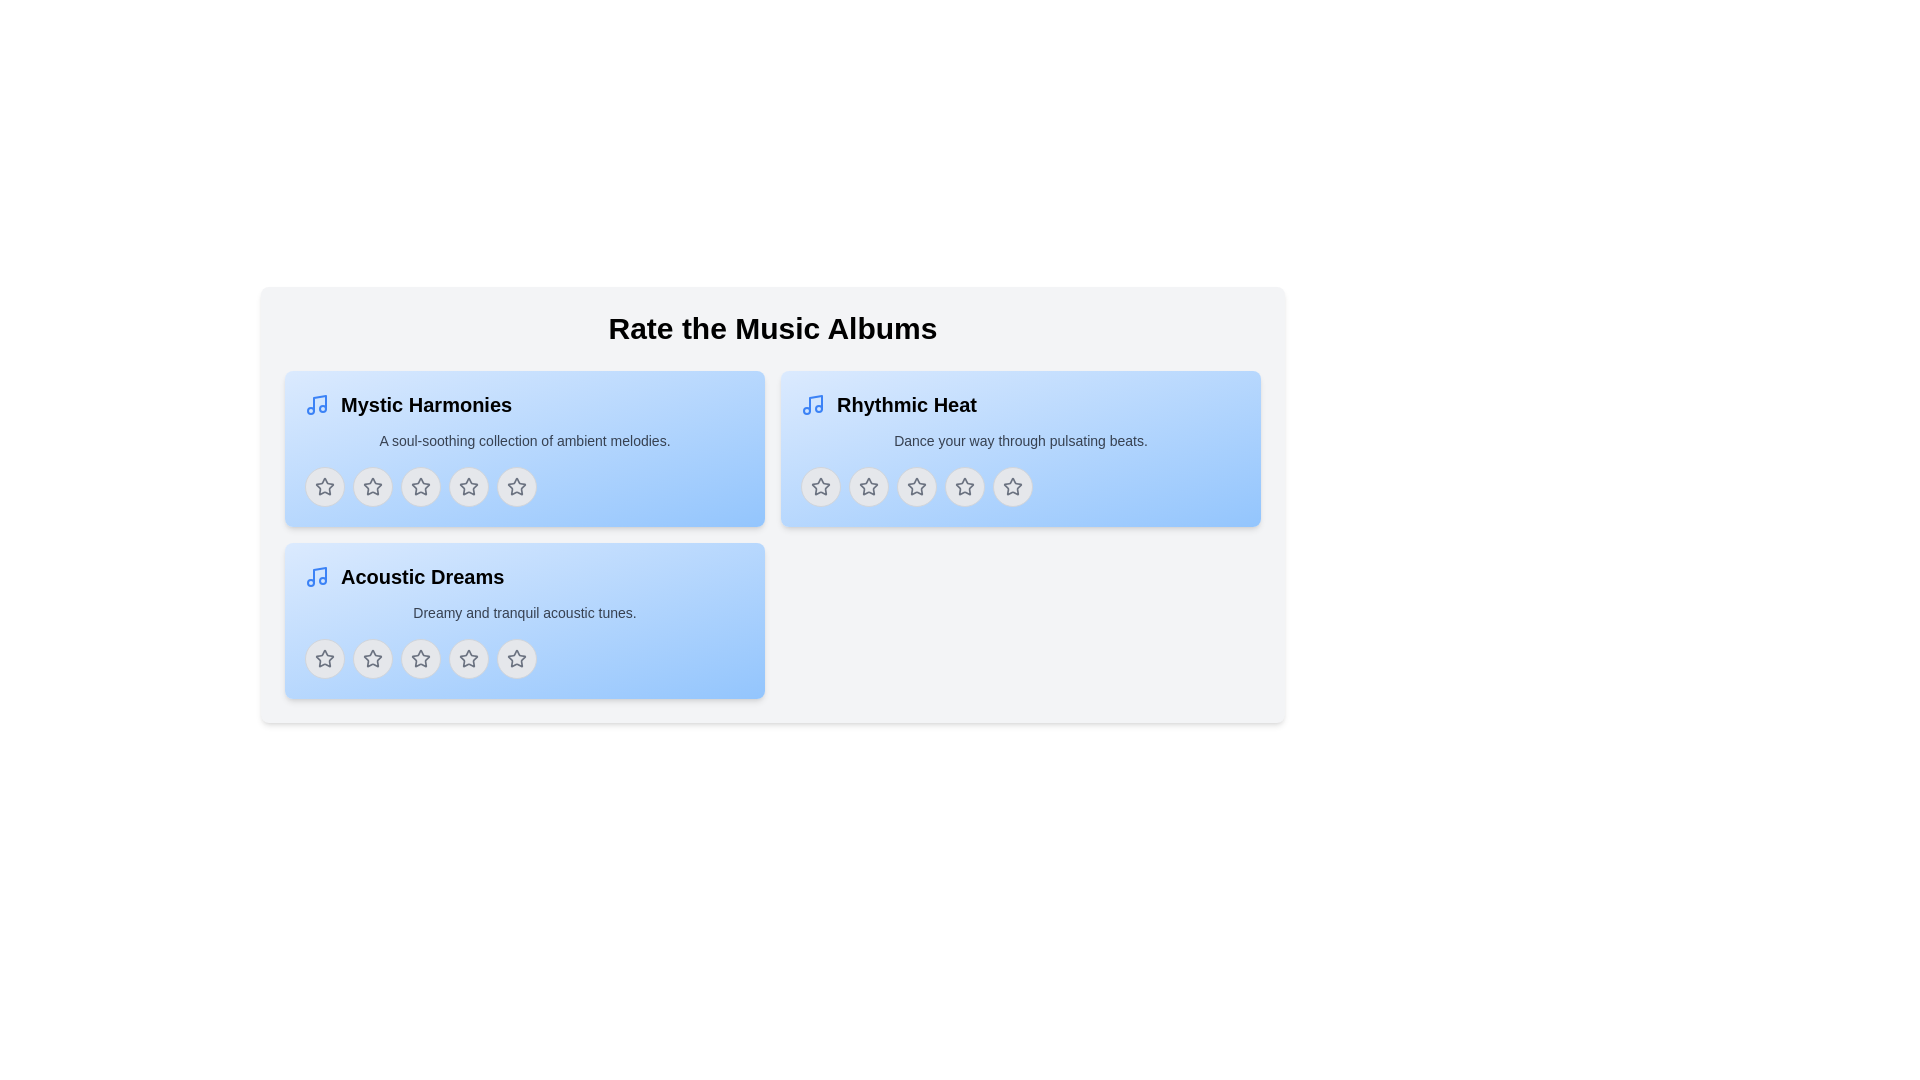 The width and height of the screenshot is (1920, 1080). Describe the element at coordinates (820, 486) in the screenshot. I see `the first star icon in the rating row for the album 'Rhythmic Heat' to assign a star rating` at that location.